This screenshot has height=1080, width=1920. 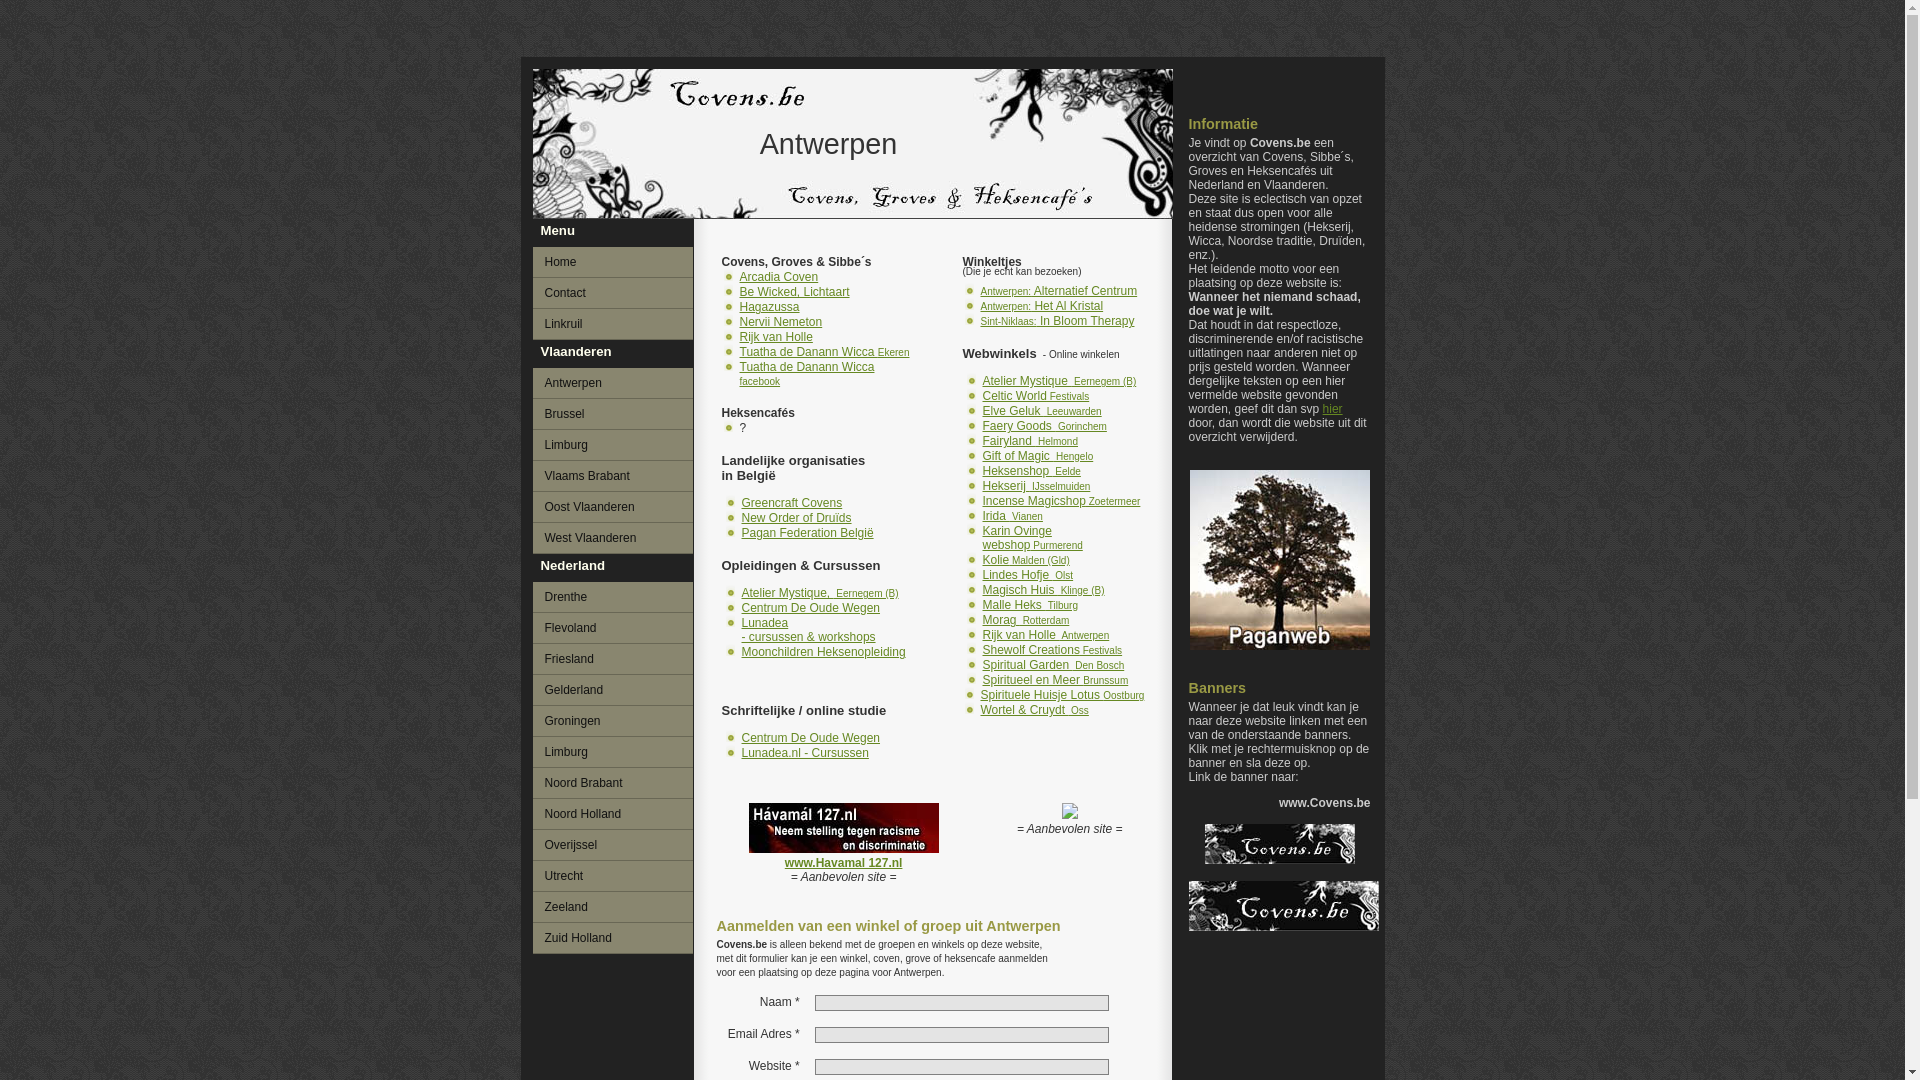 I want to click on 'Overijssel', so click(x=610, y=844).